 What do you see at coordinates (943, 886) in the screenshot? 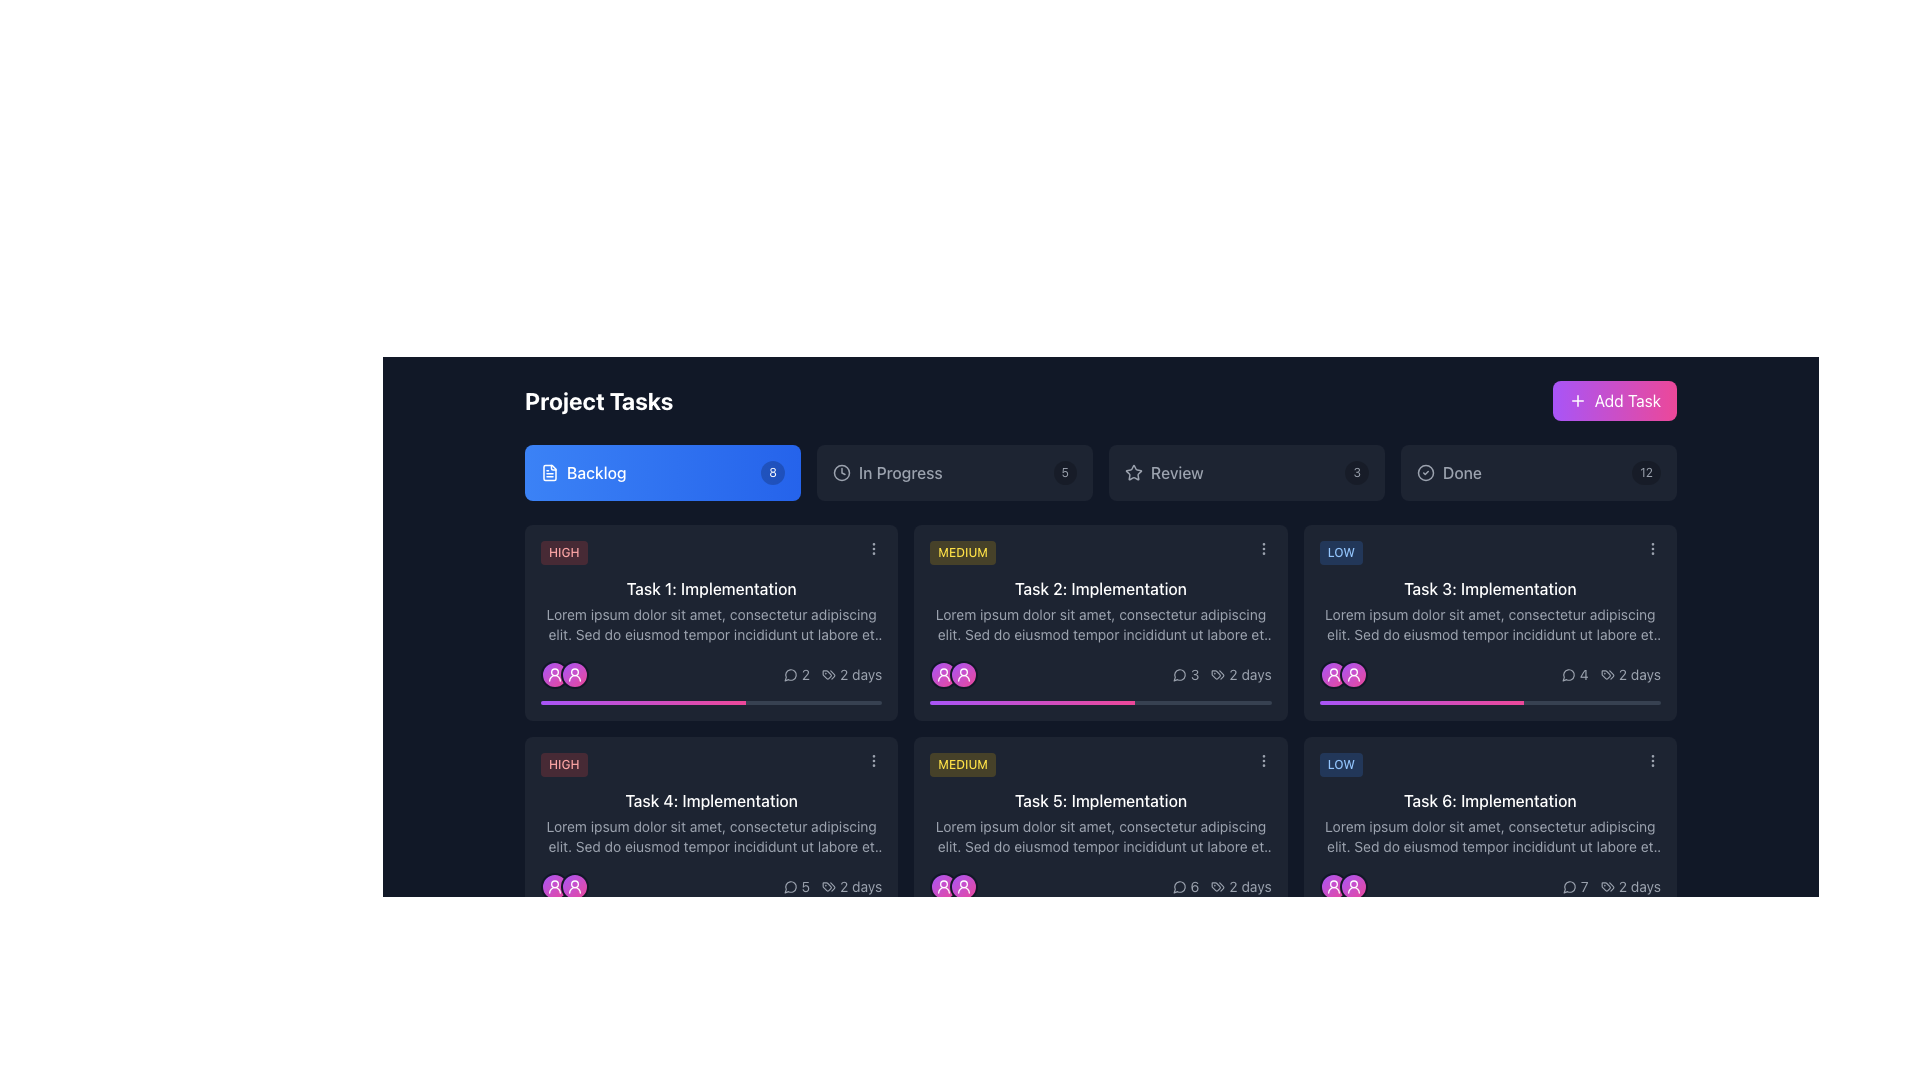
I see `the circular user icon with a white figure, located in the lower section of a task card, above a progress bar, surrounded by a pink gradient background` at bounding box center [943, 886].